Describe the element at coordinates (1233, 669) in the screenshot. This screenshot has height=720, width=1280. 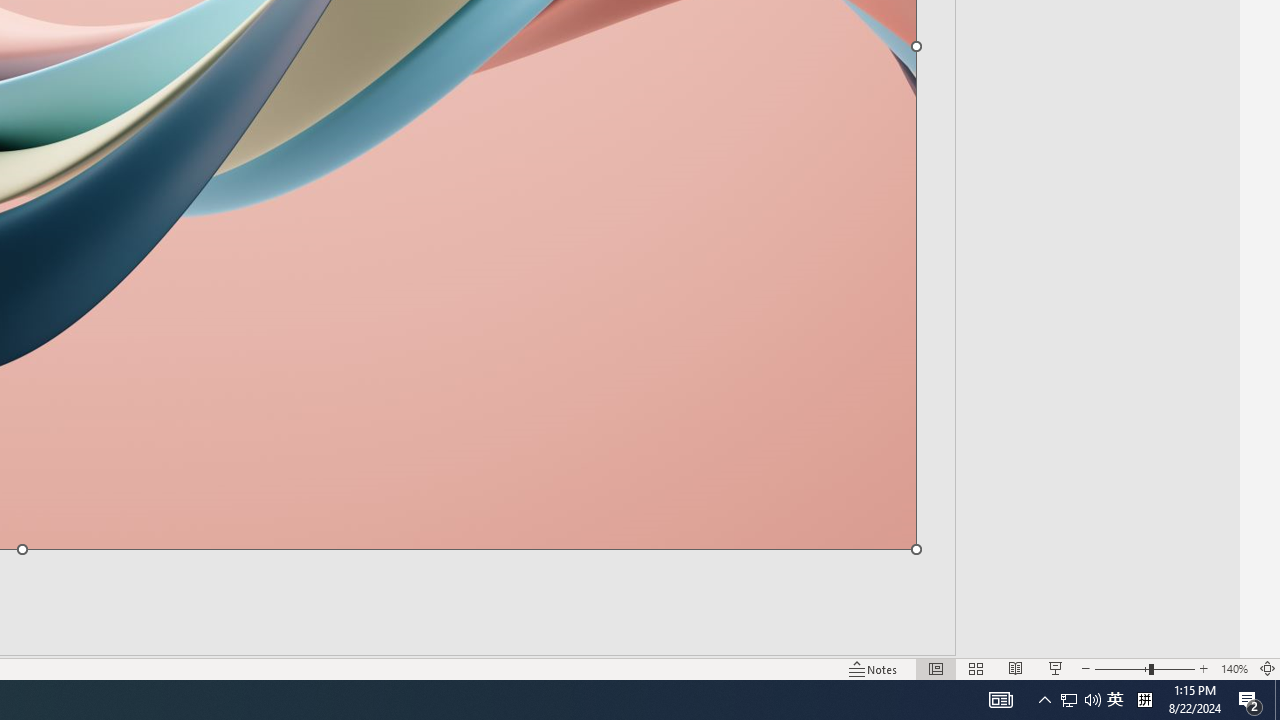
I see `'Zoom 140%'` at that location.